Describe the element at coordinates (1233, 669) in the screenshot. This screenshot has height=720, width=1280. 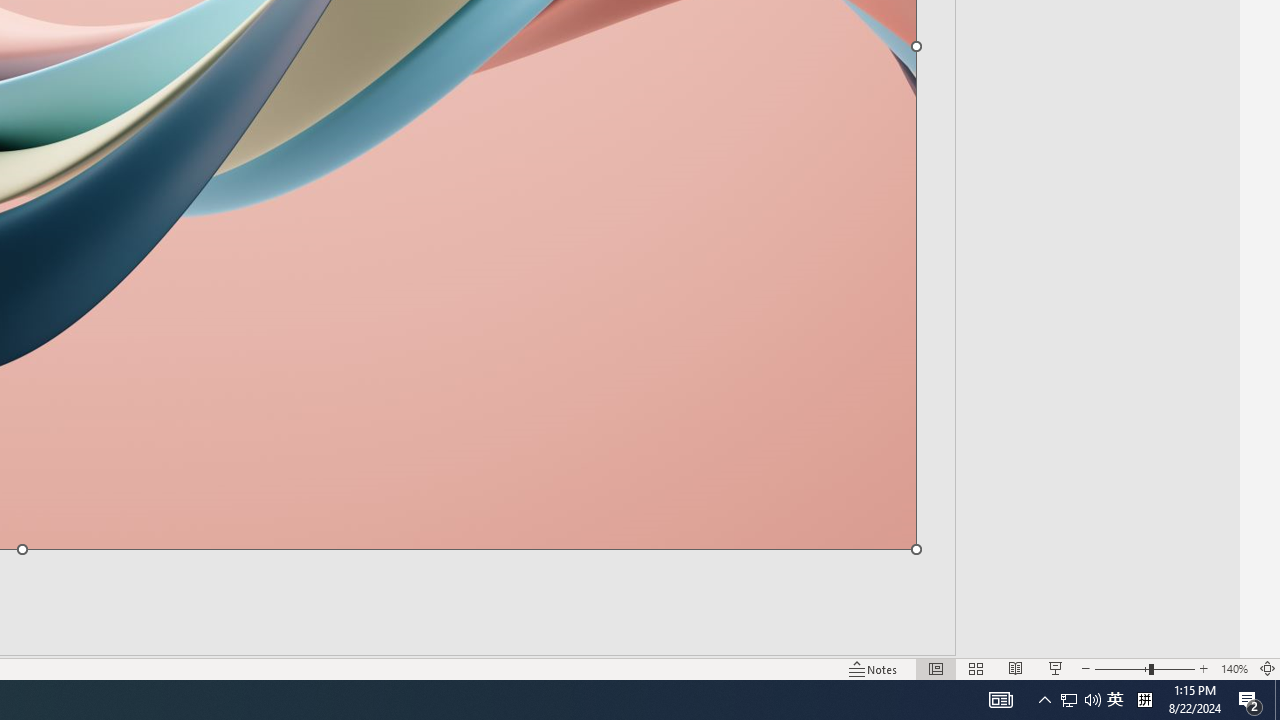
I see `'Zoom 140%'` at that location.